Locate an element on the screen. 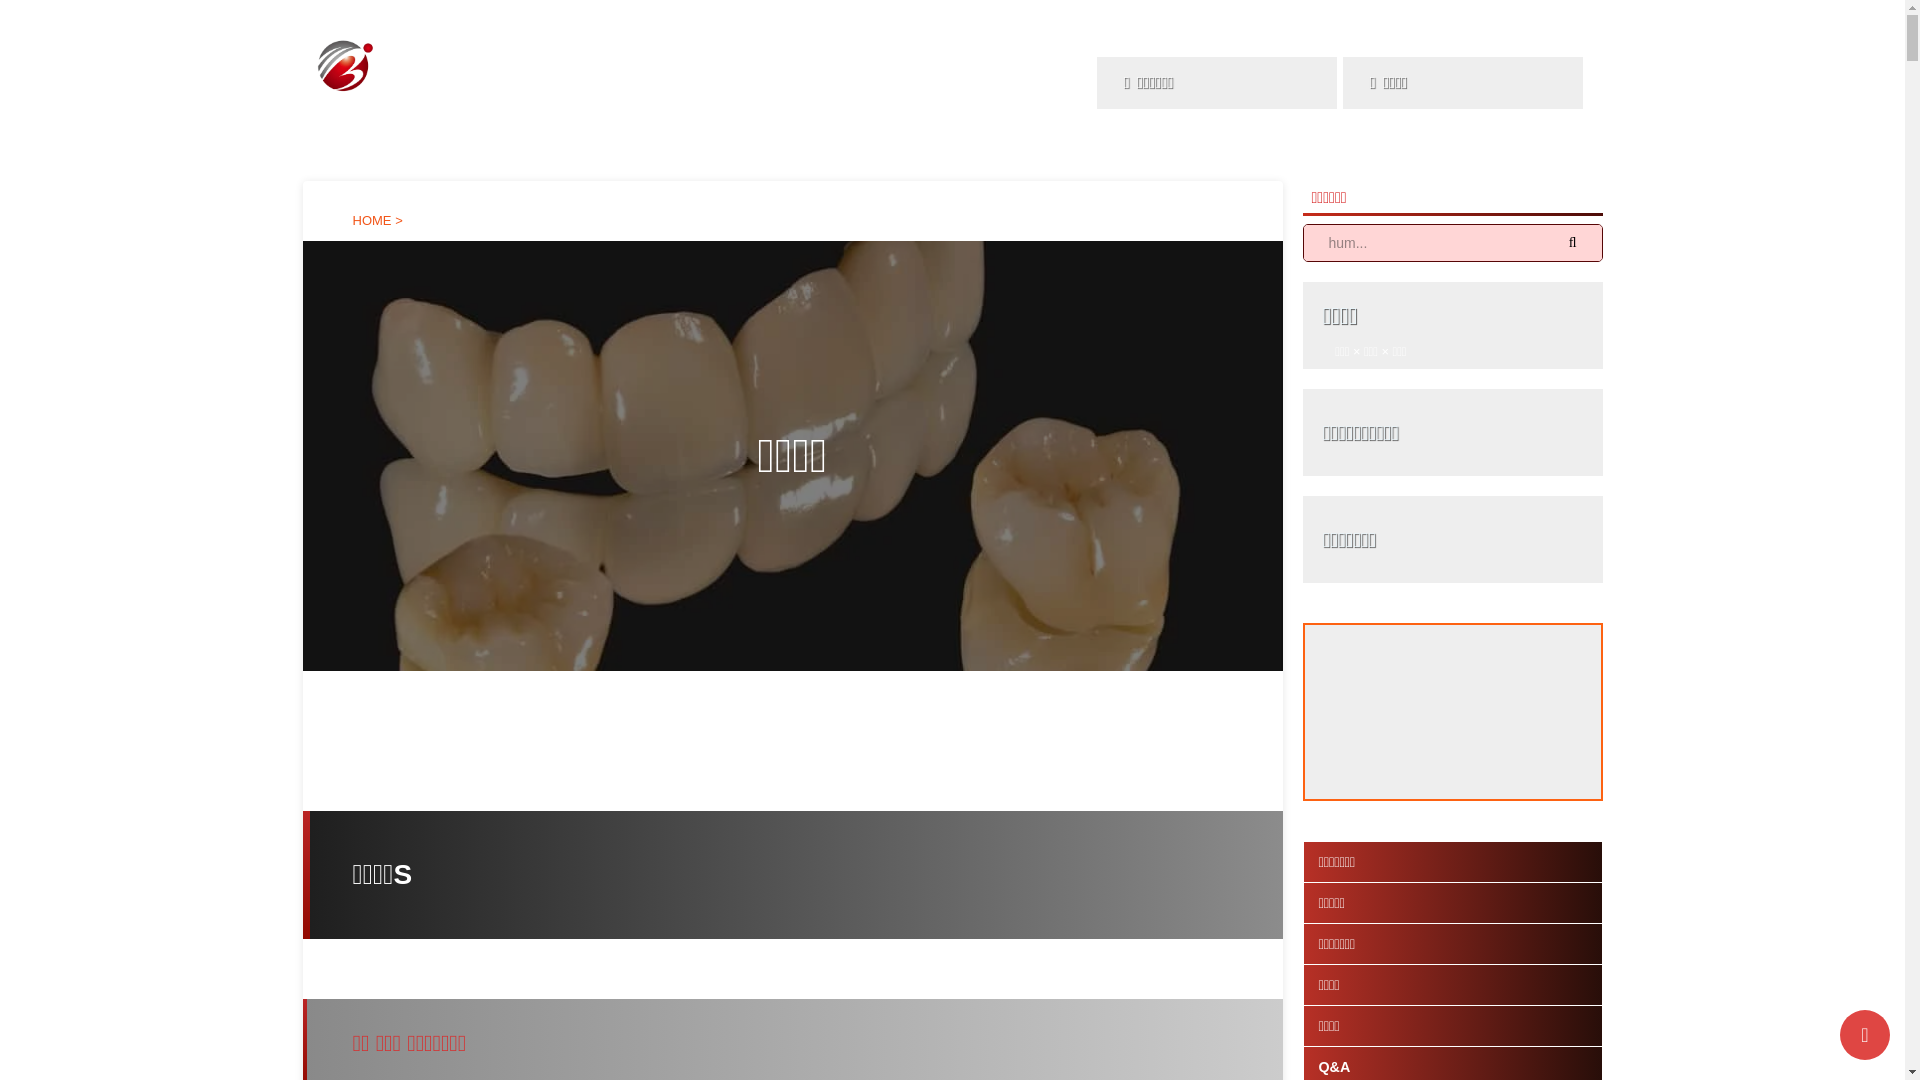 Image resolution: width=1920 pixels, height=1080 pixels. 'HOME' is located at coordinates (373, 220).